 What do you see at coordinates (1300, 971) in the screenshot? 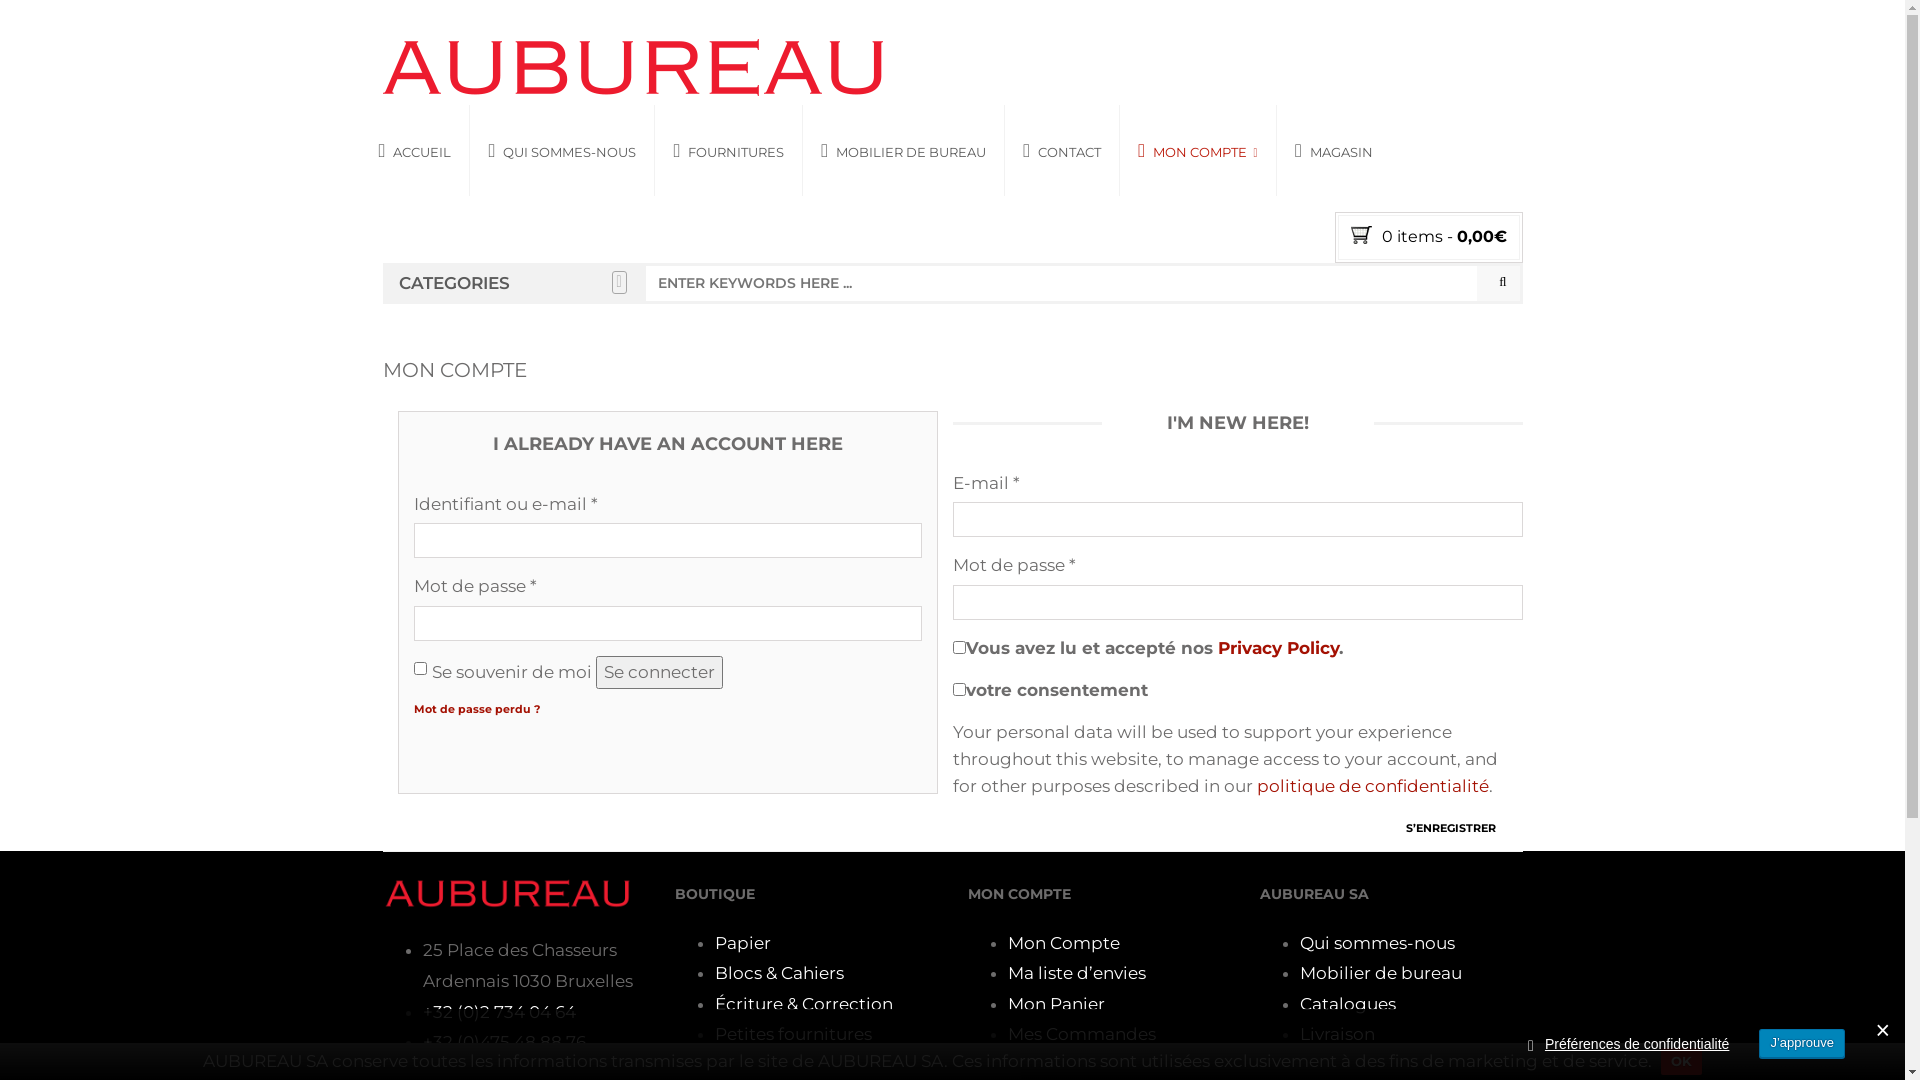
I see `'Mobilier de bureau'` at bounding box center [1300, 971].